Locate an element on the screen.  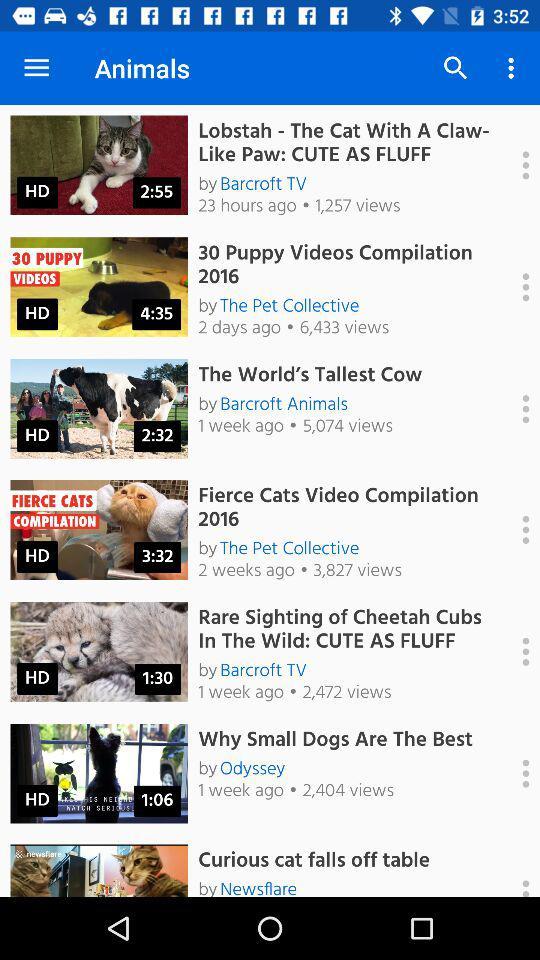
options is located at coordinates (515, 772).